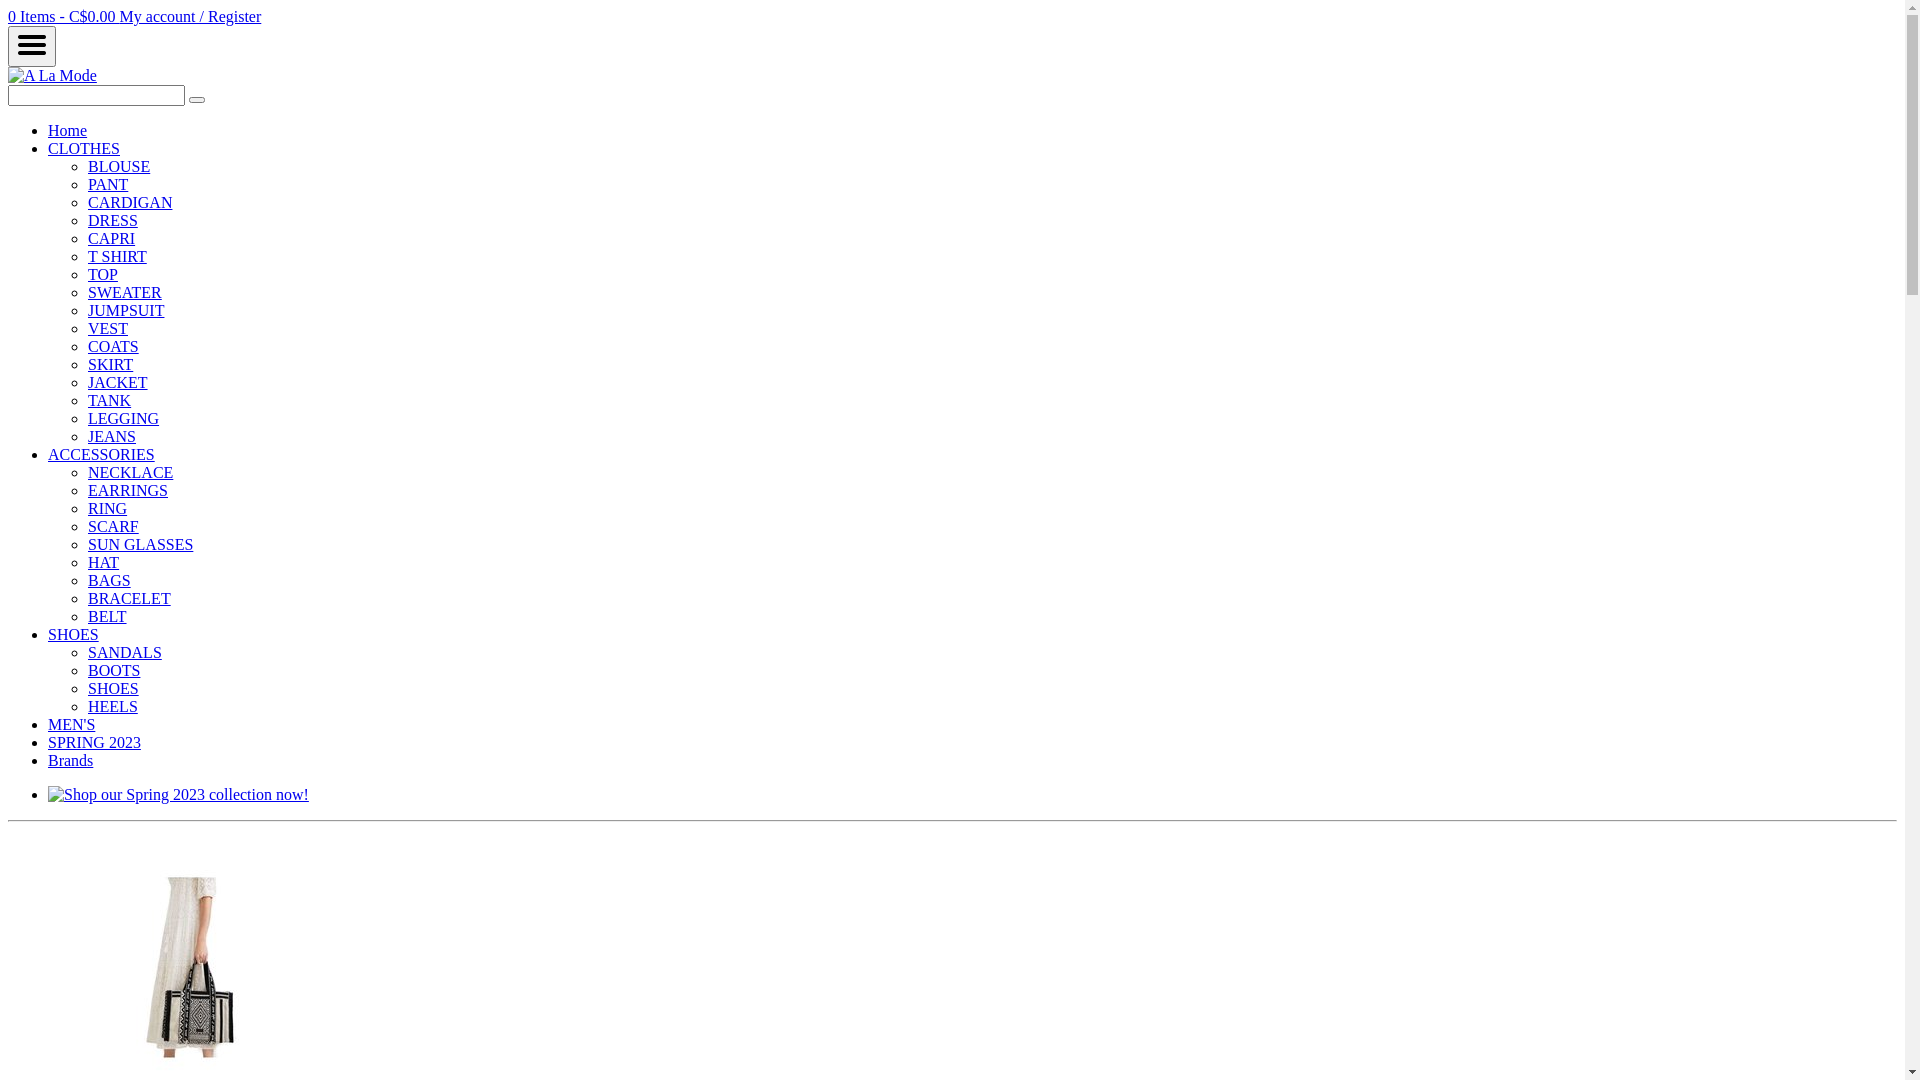 Image resolution: width=1920 pixels, height=1080 pixels. What do you see at coordinates (116, 255) in the screenshot?
I see `'T SHIRT'` at bounding box center [116, 255].